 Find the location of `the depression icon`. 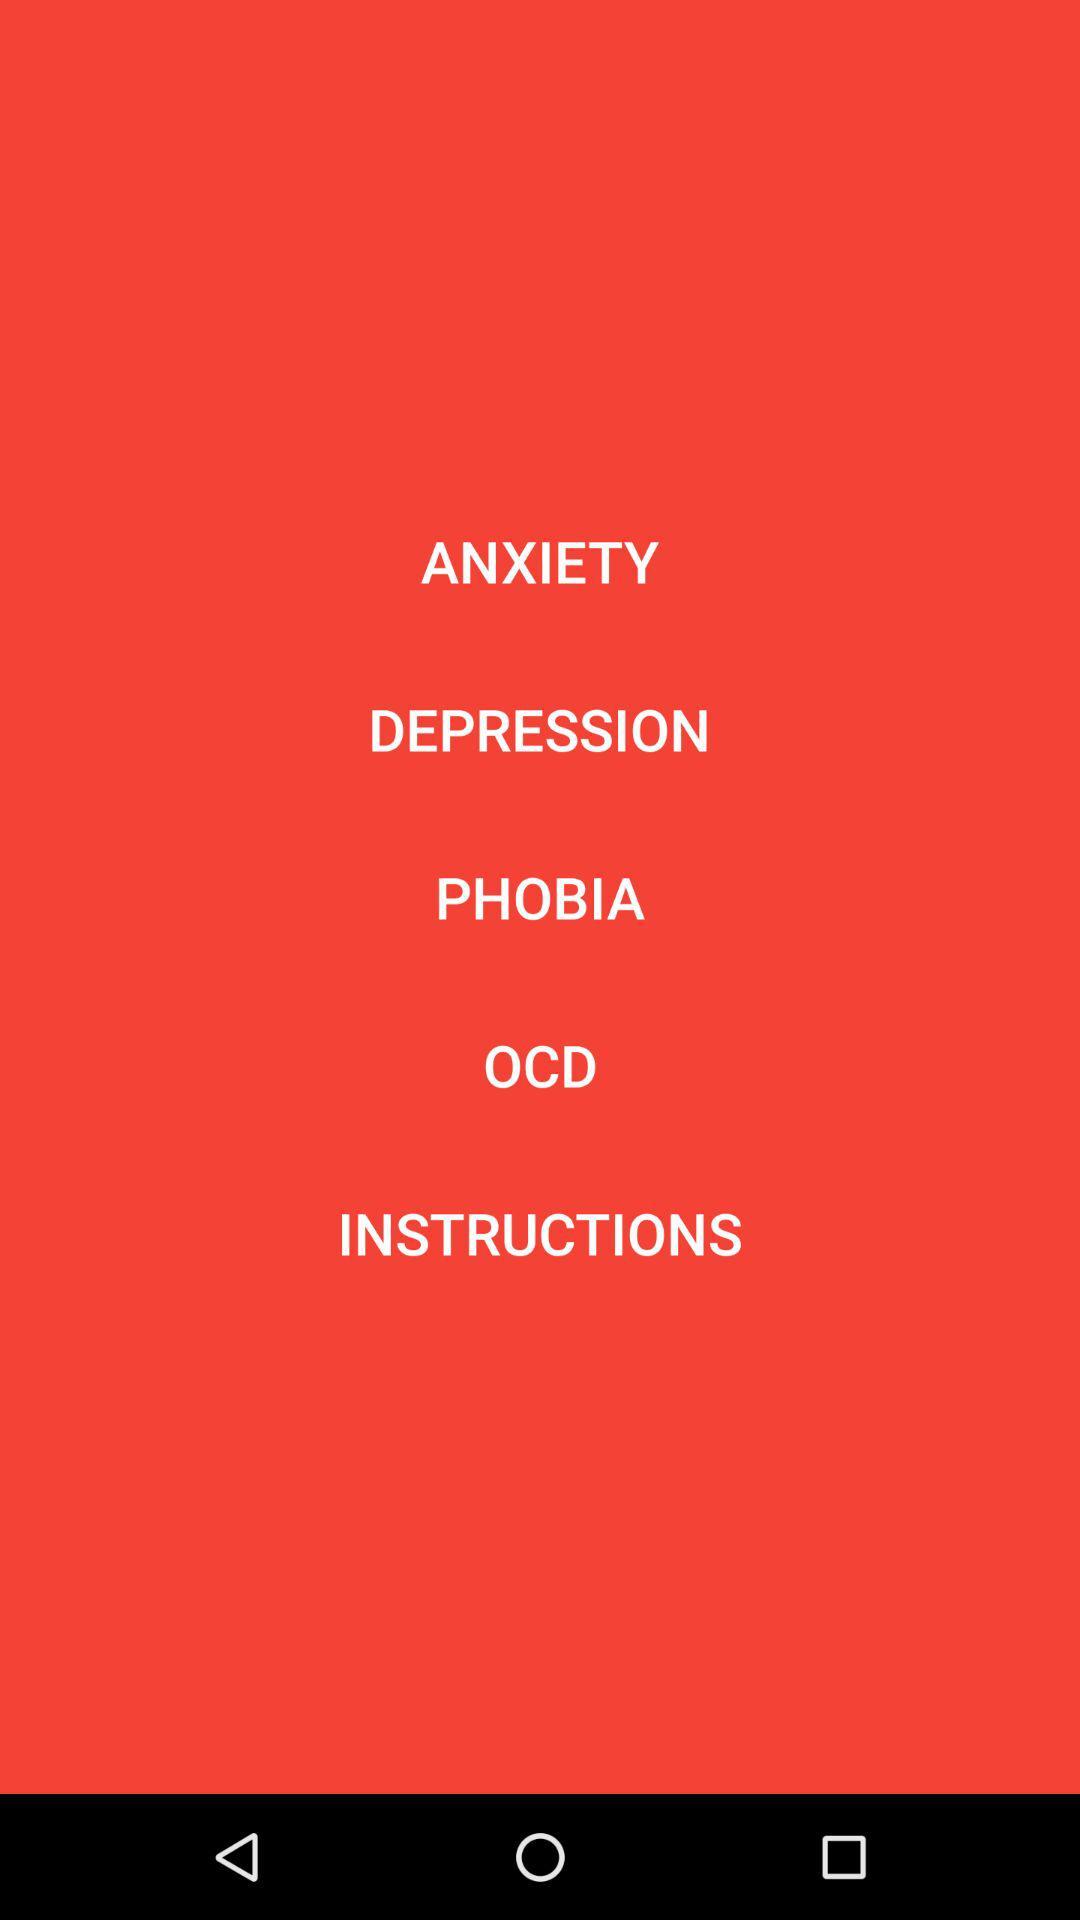

the depression icon is located at coordinates (538, 728).